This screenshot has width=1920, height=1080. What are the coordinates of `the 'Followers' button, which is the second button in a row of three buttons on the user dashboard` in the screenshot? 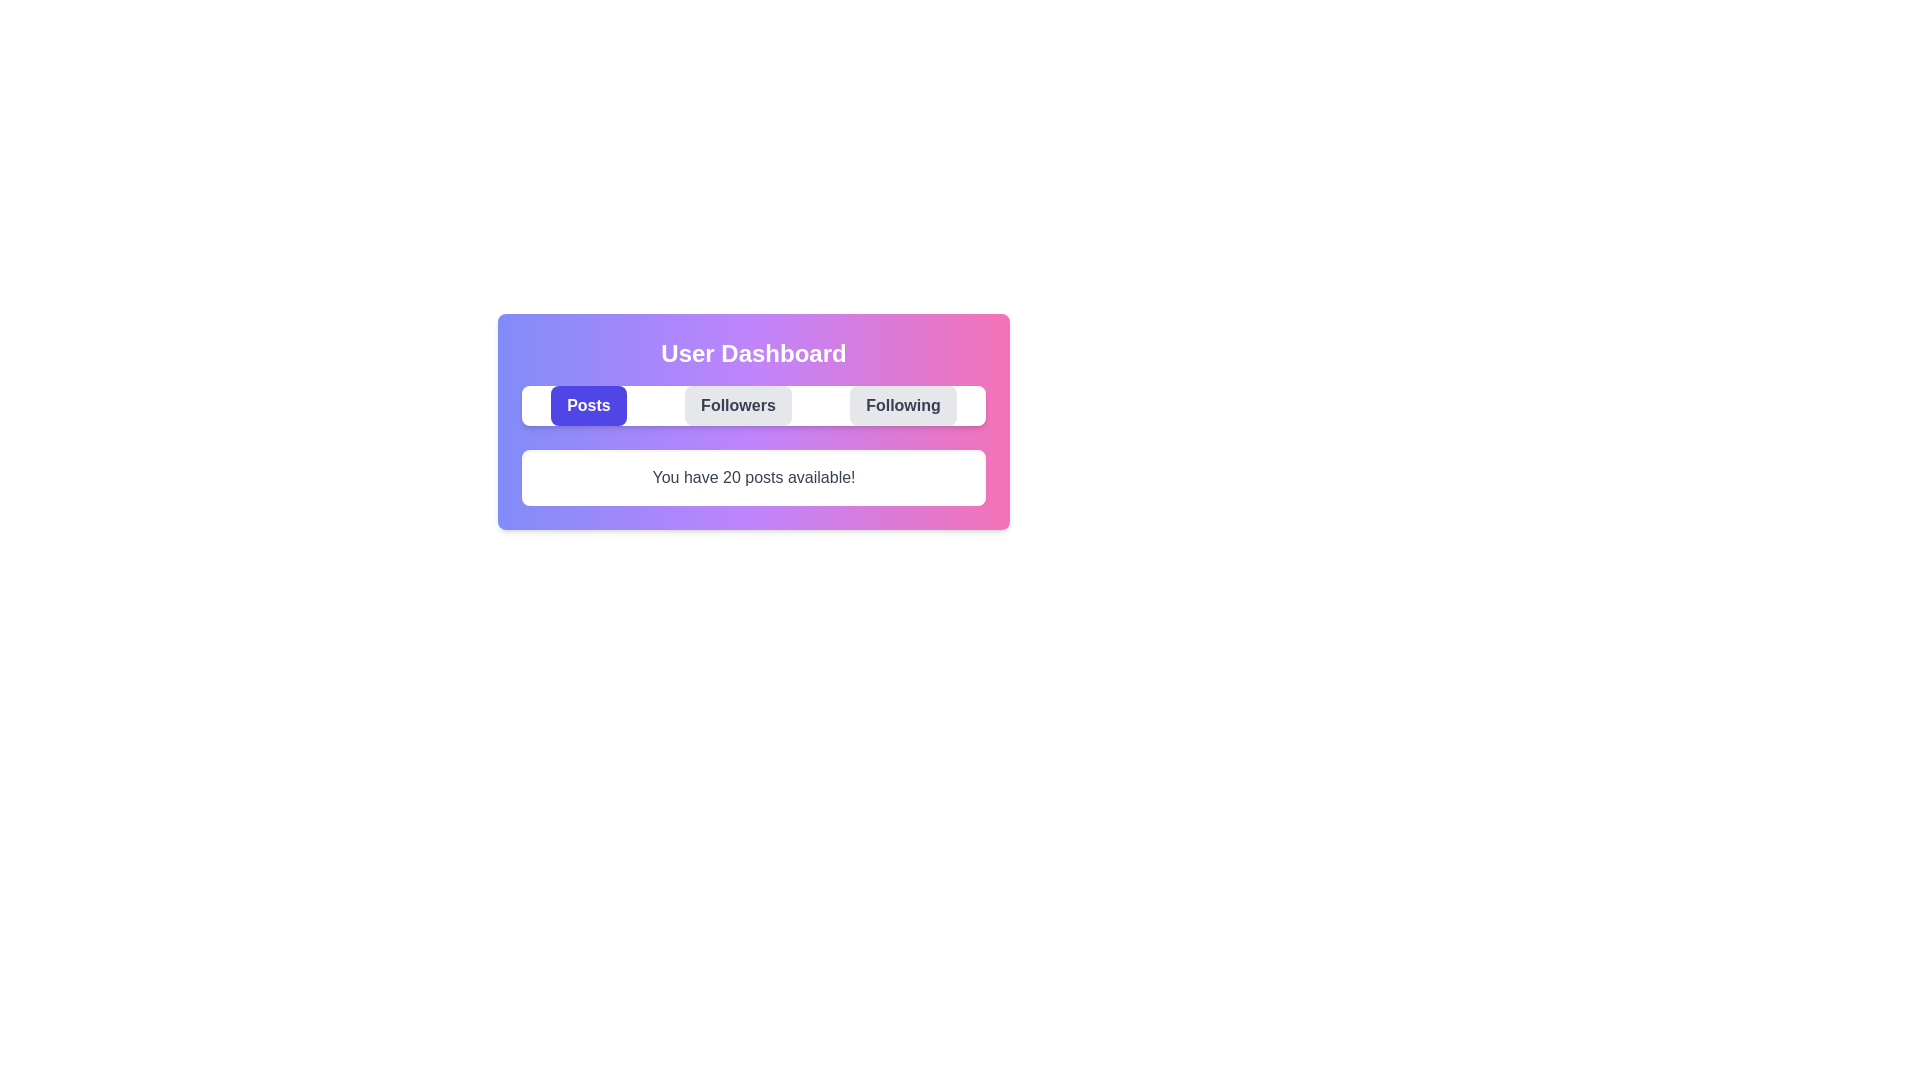 It's located at (737, 405).